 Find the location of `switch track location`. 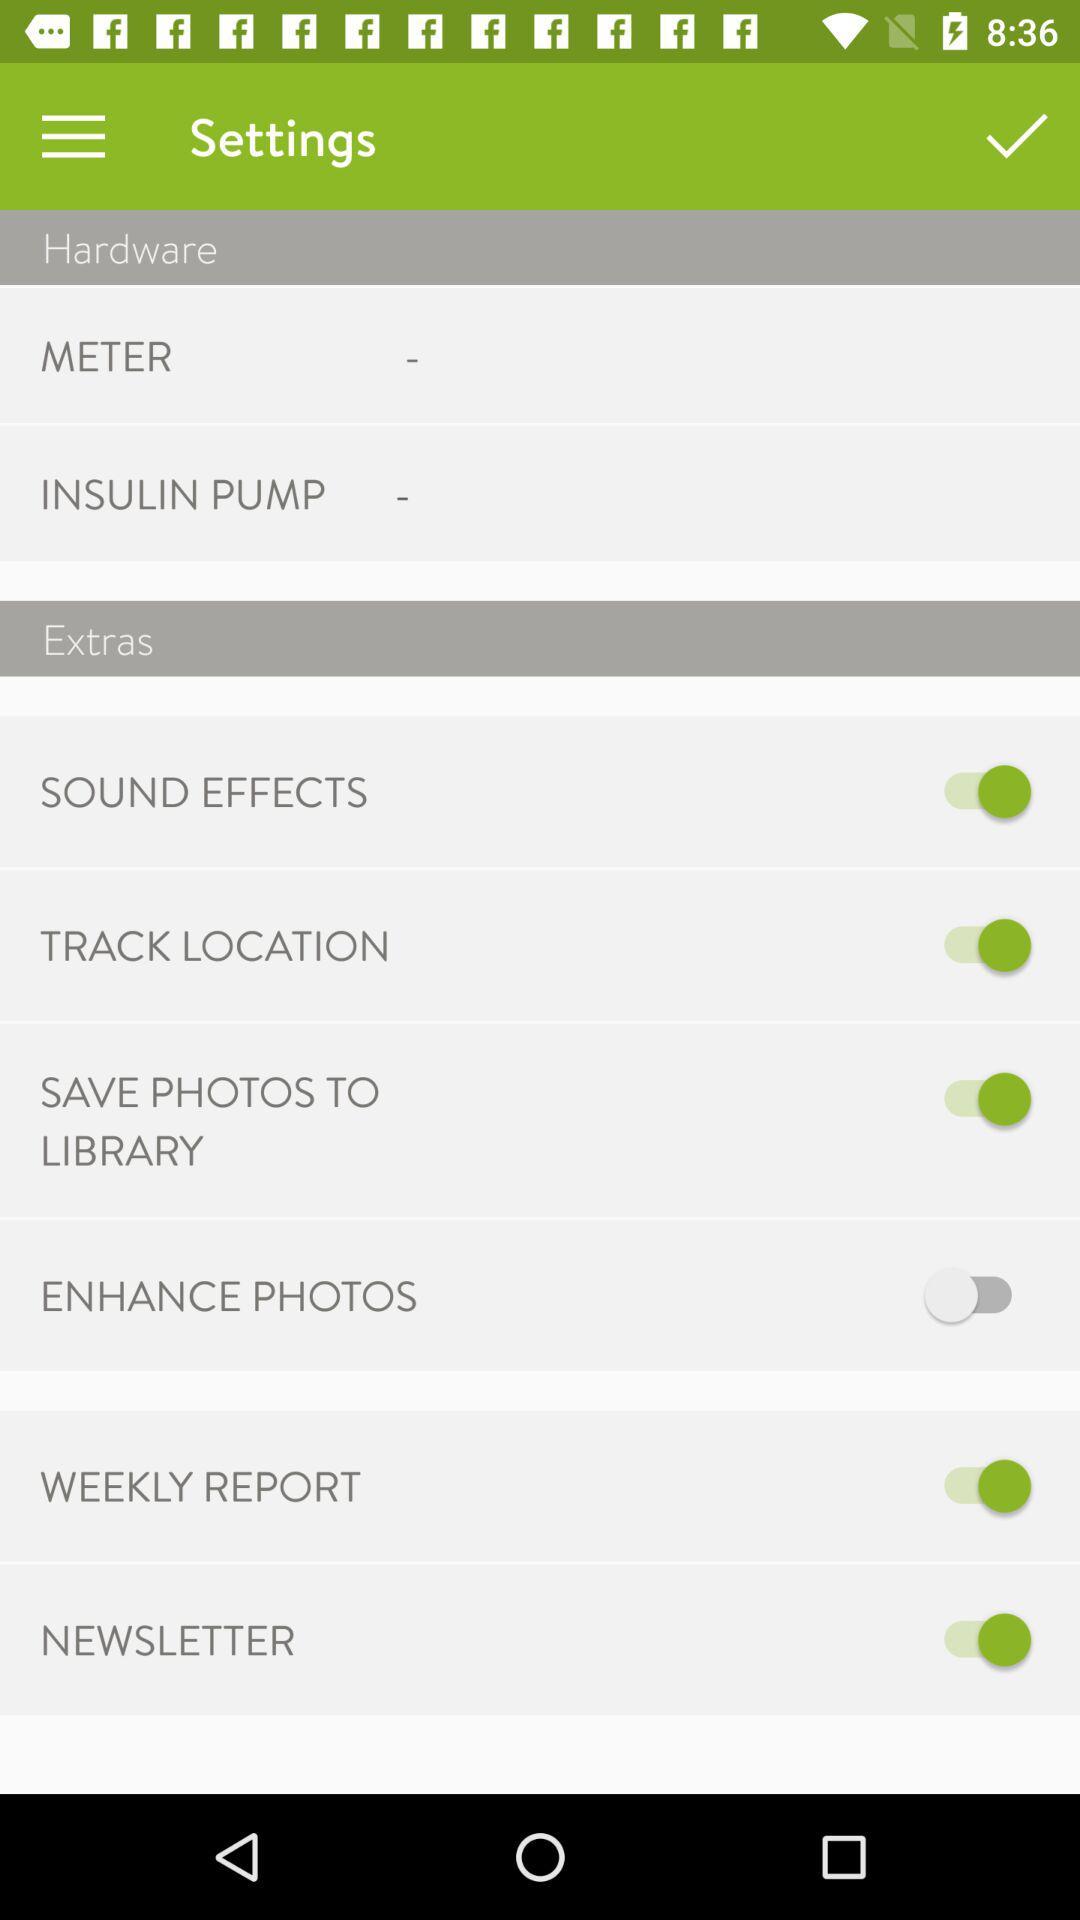

switch track location is located at coordinates (747, 944).